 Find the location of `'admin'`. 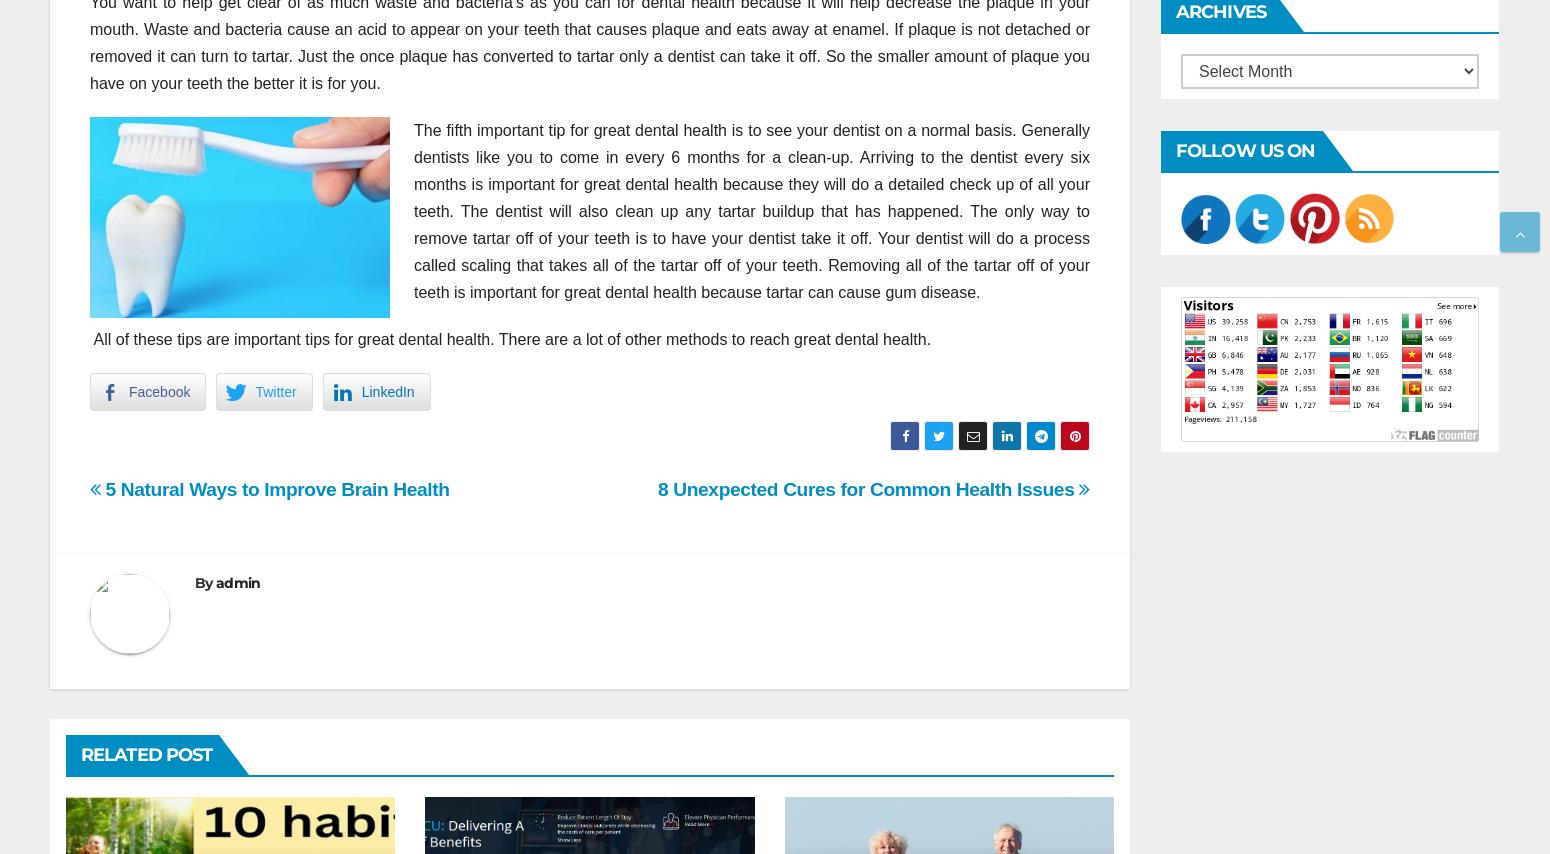

'admin' is located at coordinates (237, 582).